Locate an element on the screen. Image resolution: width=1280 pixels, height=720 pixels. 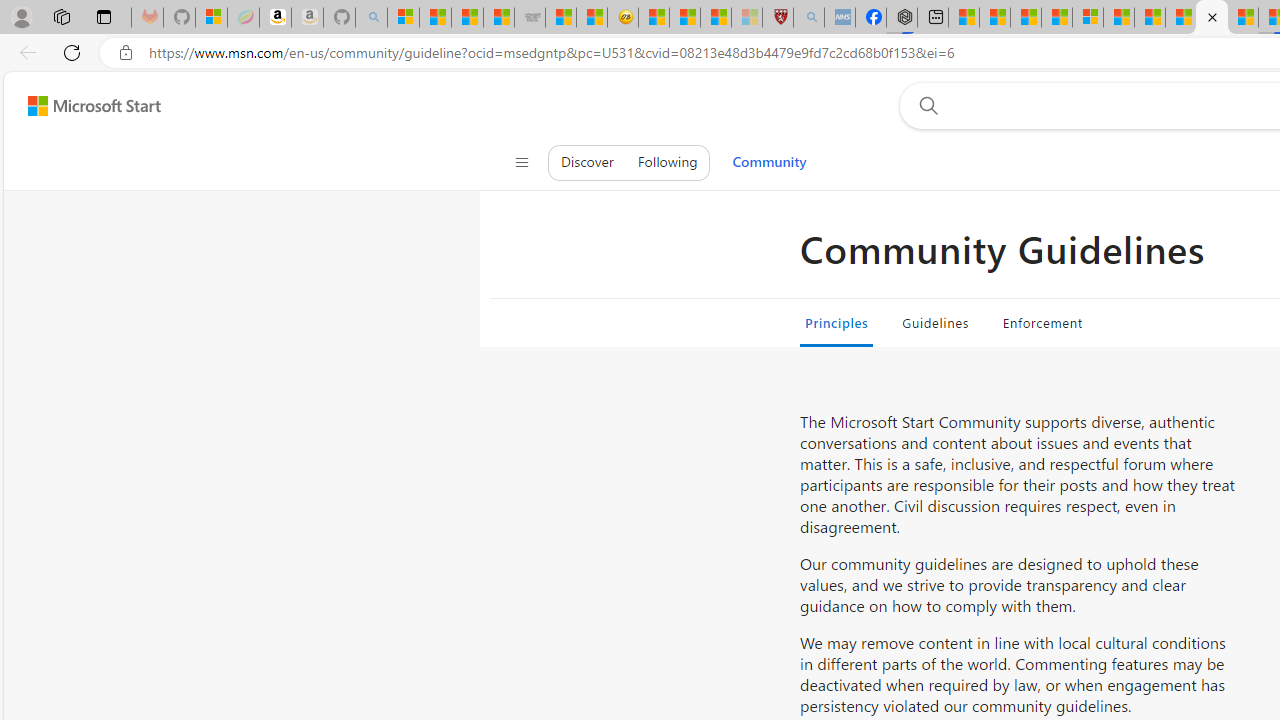
'View site information' is located at coordinates (125, 52).